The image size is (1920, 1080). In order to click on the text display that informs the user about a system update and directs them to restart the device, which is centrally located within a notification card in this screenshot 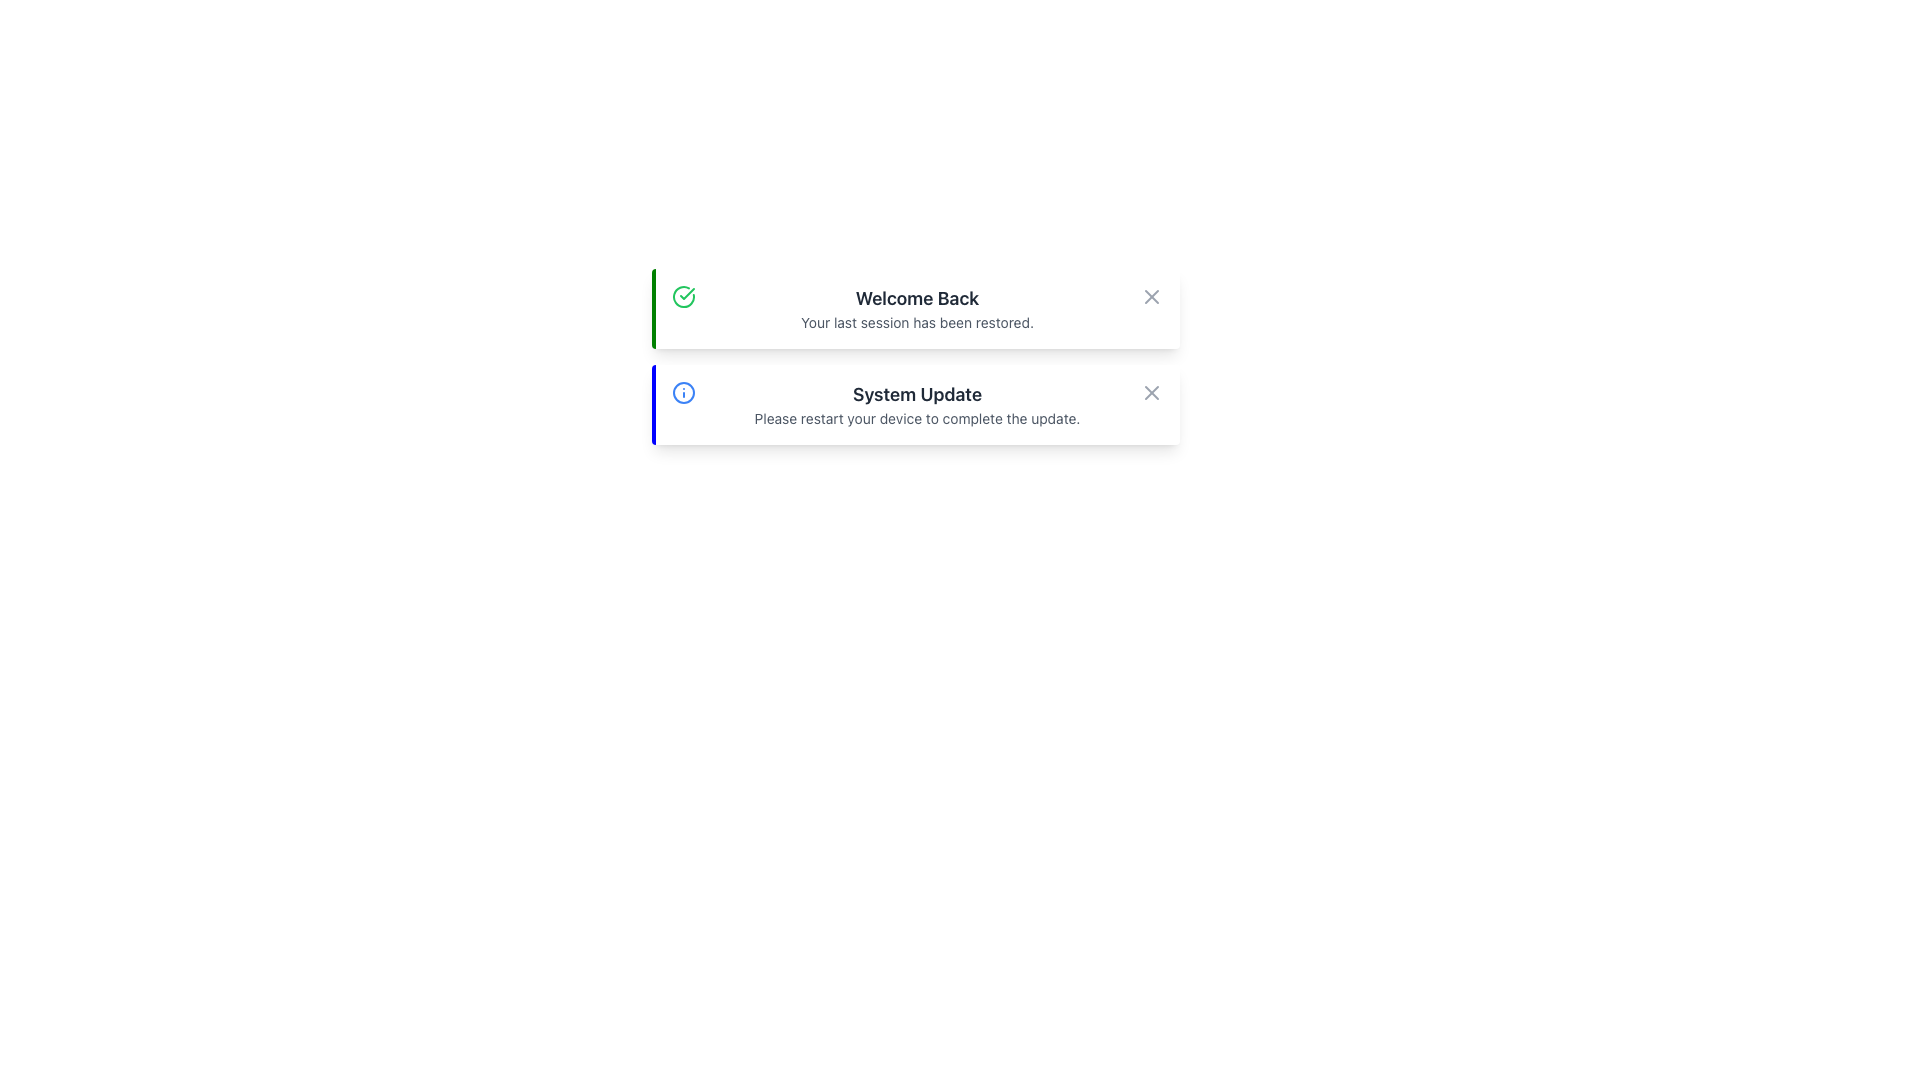, I will do `click(916, 405)`.